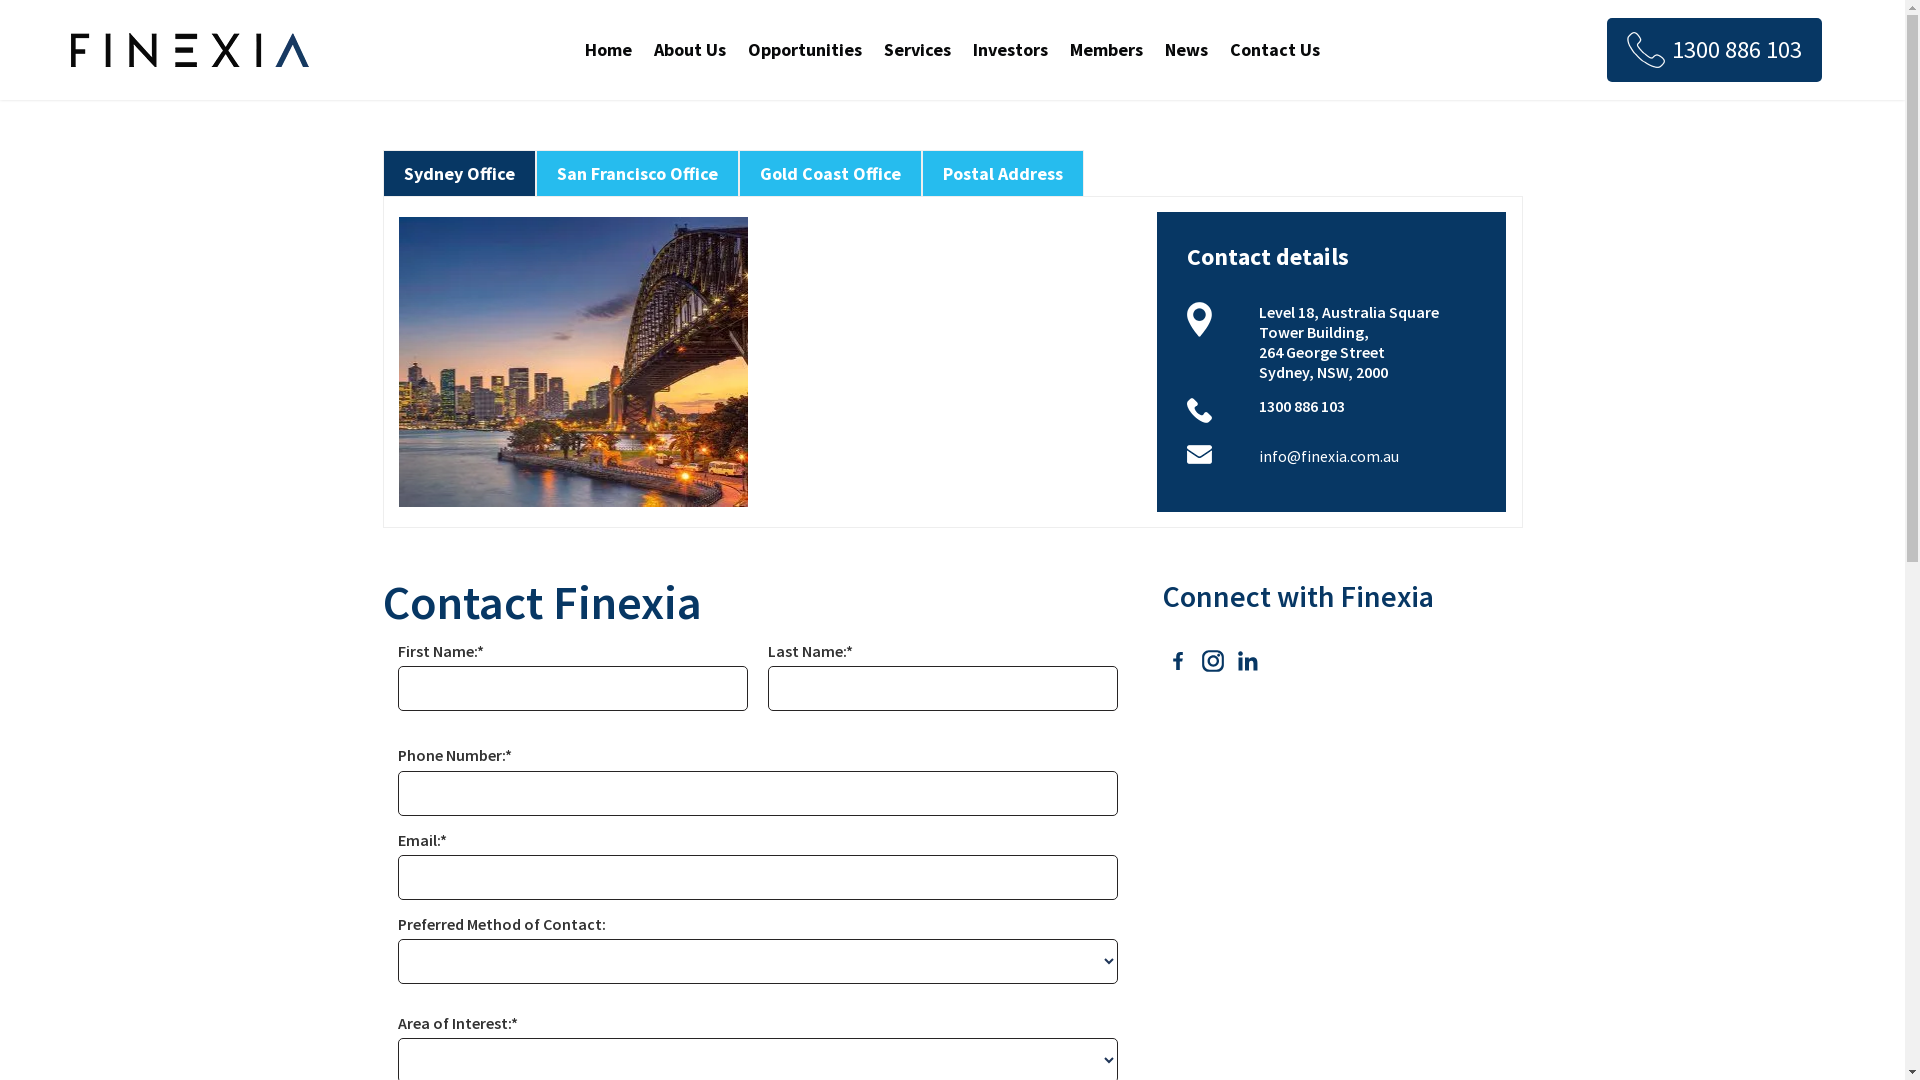 This screenshot has width=1920, height=1080. Describe the element at coordinates (190, 49) in the screenshot. I see `'Finexia Financial Group Limited'` at that location.